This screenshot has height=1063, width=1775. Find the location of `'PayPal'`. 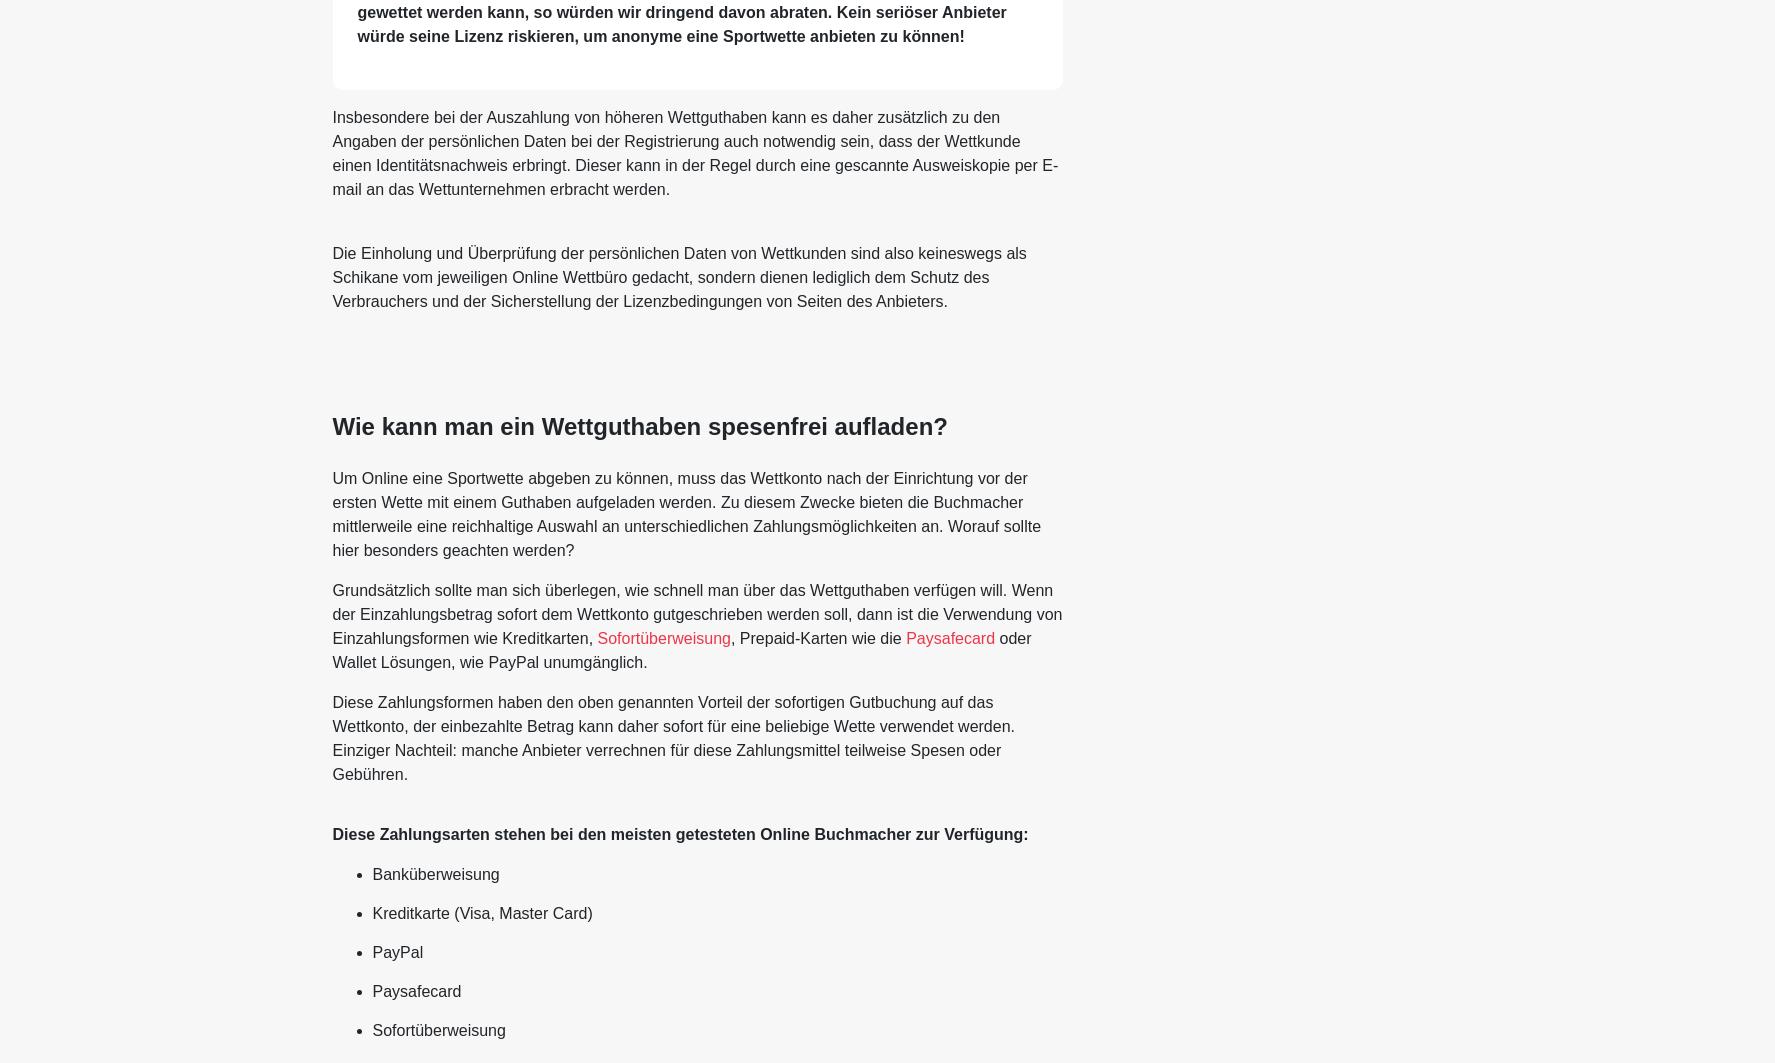

'PayPal' is located at coordinates (396, 950).